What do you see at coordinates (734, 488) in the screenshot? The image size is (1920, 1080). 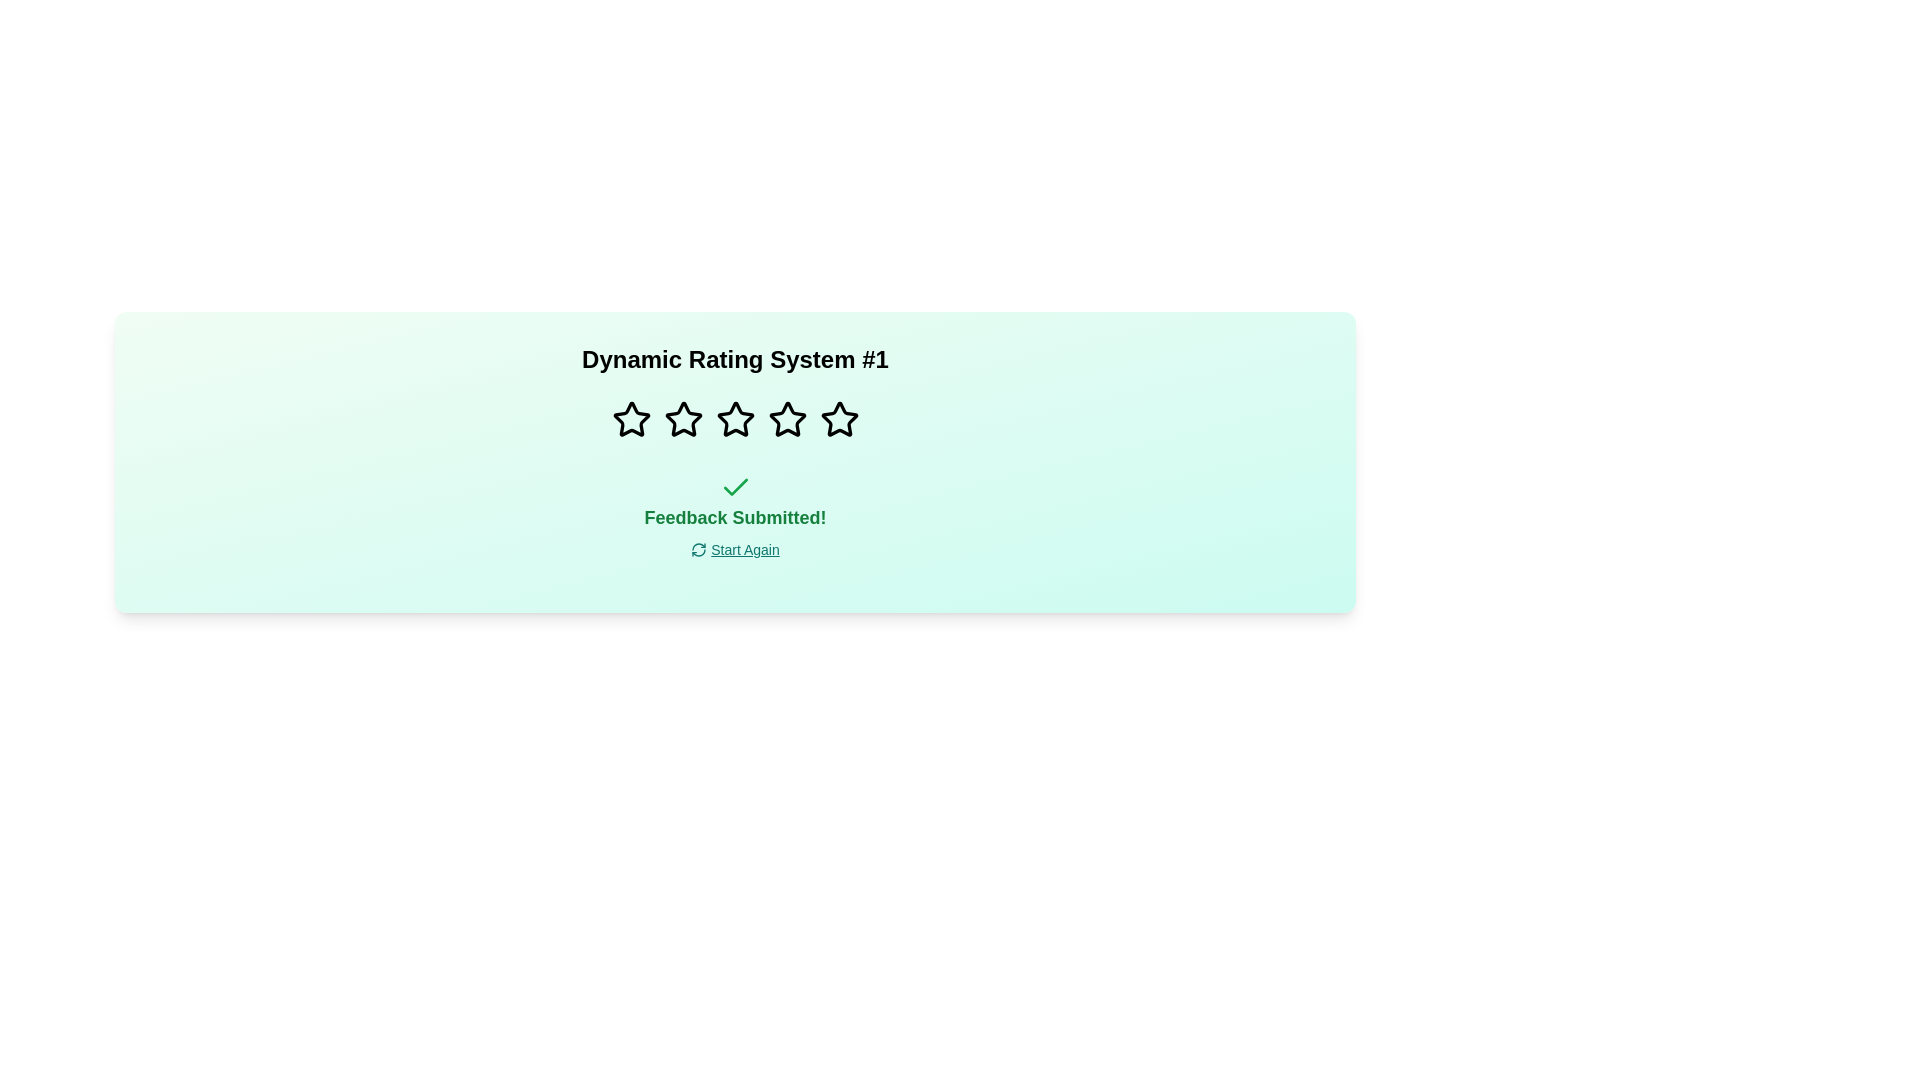 I see `the state of the feedback submission confirmation icon located below the rating stars and above the 'Feedback Submitted!' text` at bounding box center [734, 488].